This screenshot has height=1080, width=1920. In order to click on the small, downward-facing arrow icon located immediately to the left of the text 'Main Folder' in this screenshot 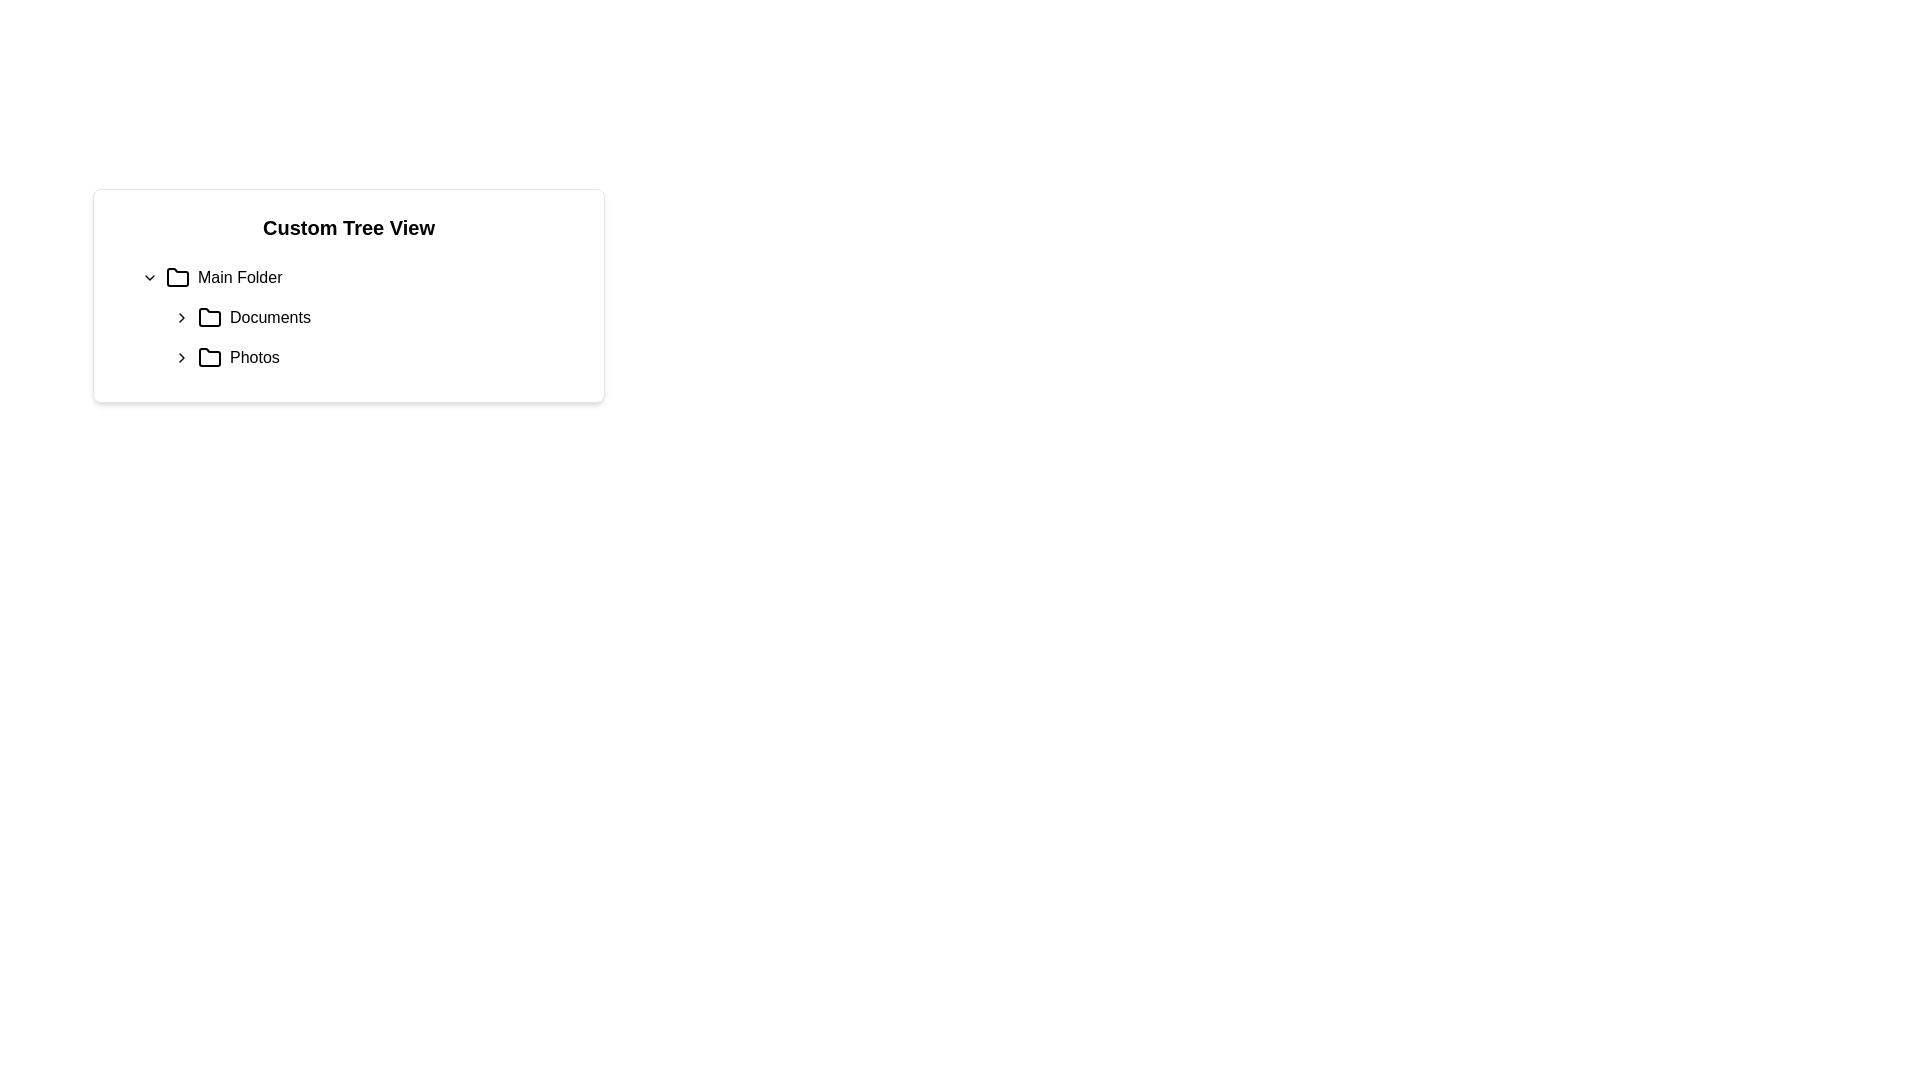, I will do `click(148, 277)`.